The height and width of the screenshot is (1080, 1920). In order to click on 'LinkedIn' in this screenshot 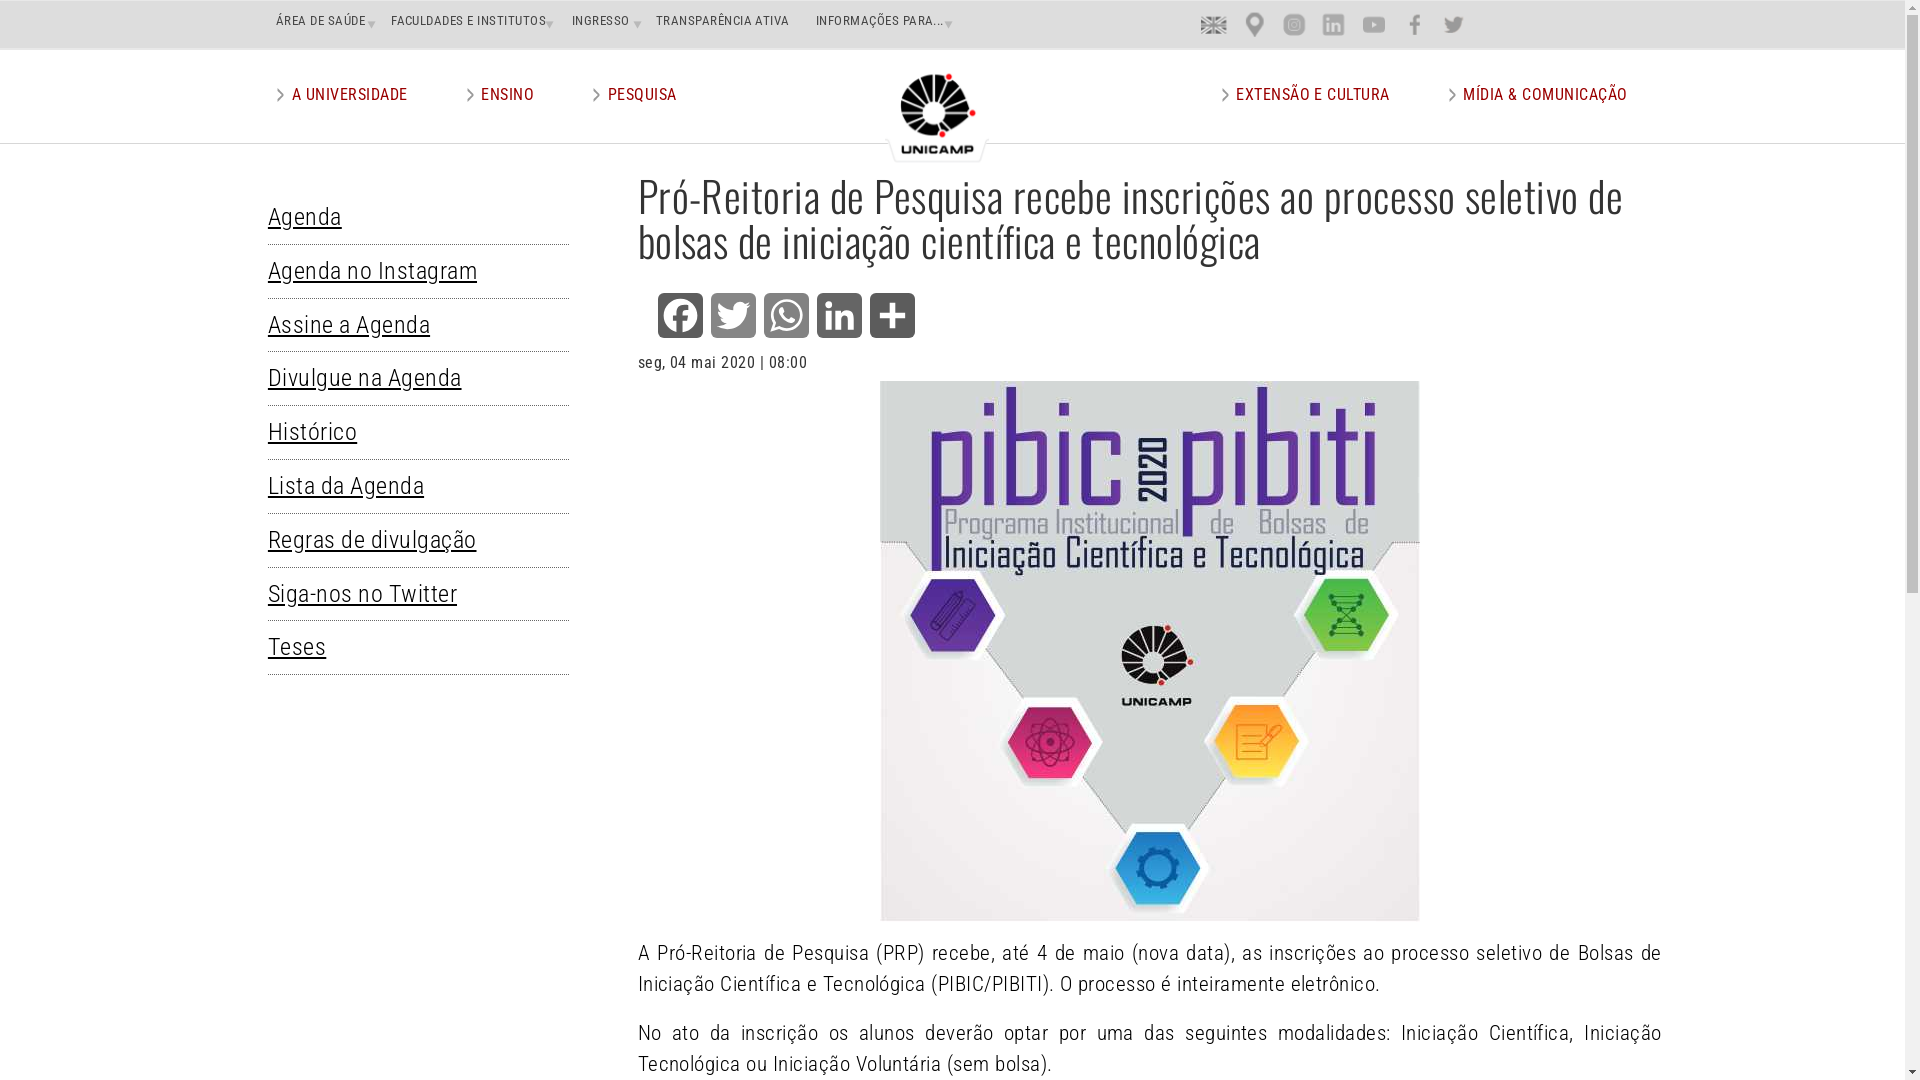, I will do `click(839, 315)`.